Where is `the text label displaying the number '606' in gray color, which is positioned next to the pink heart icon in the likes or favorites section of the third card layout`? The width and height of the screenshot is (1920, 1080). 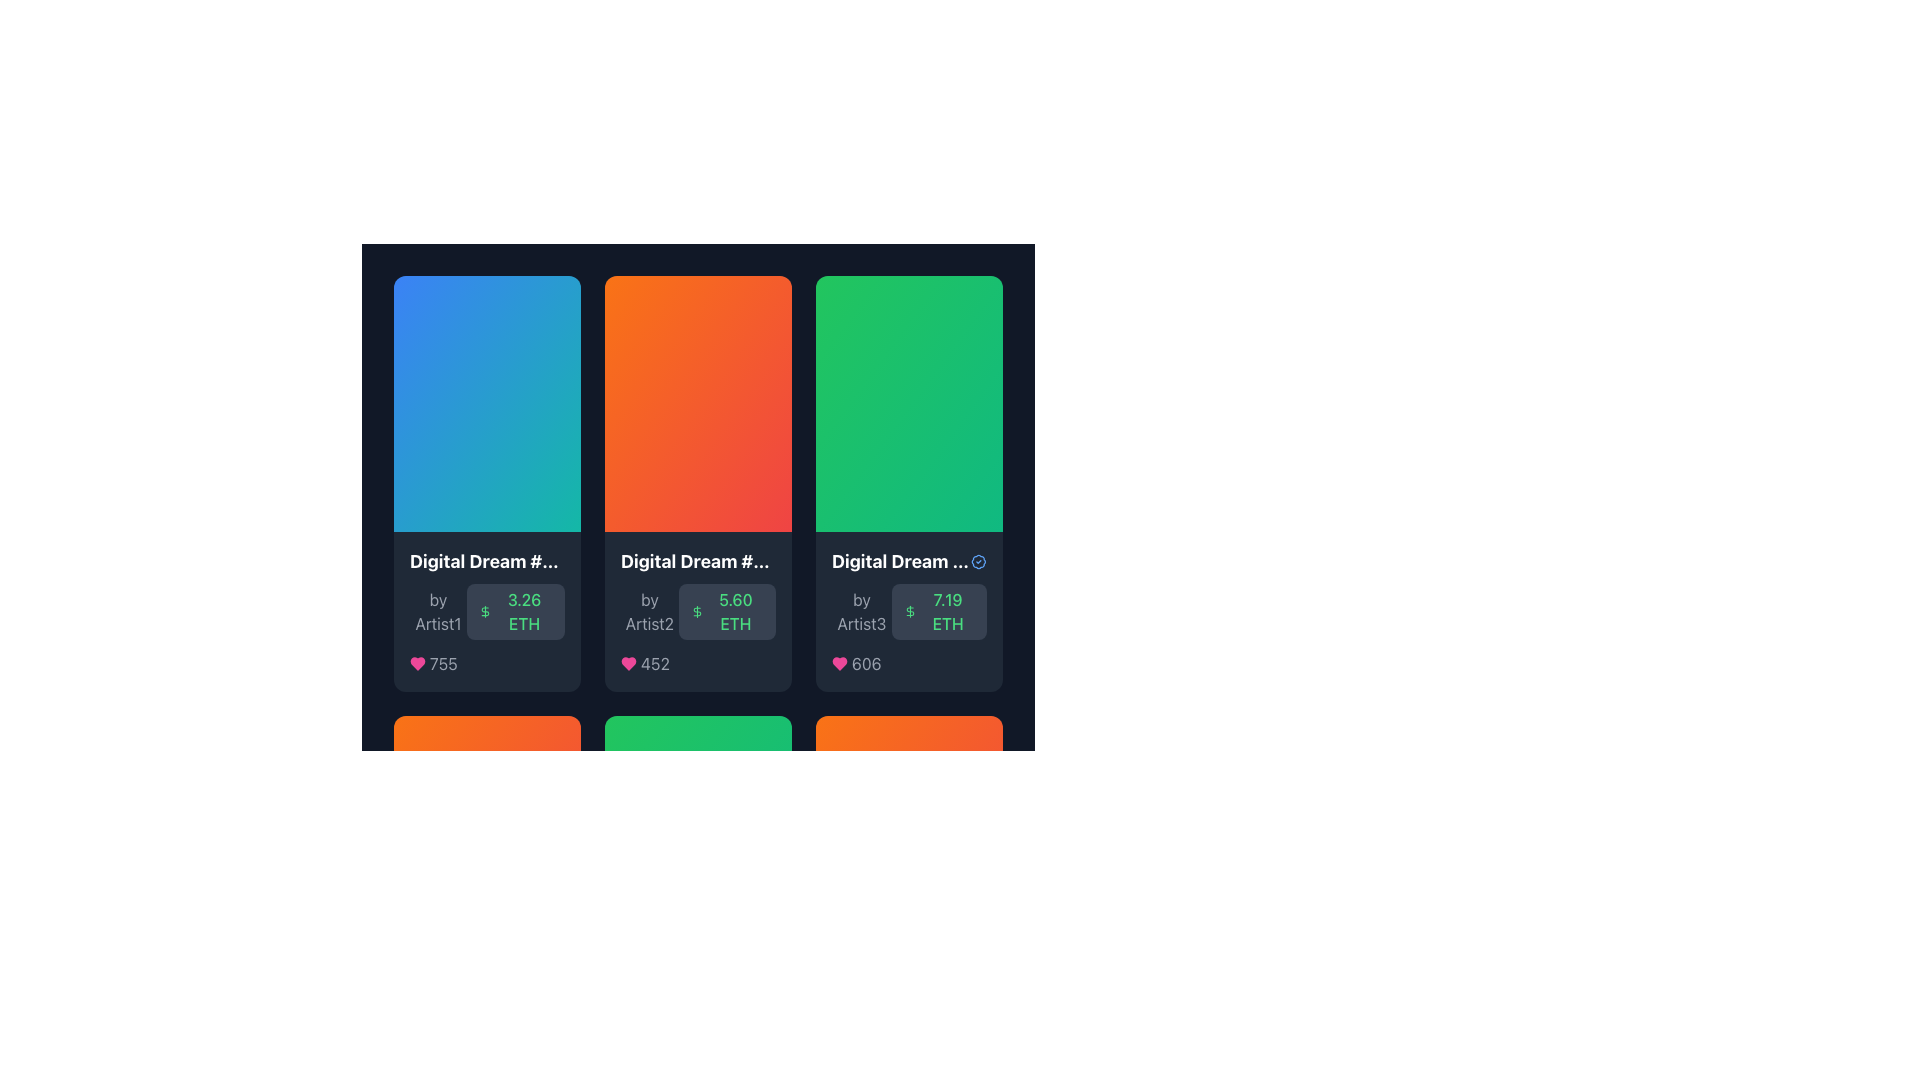 the text label displaying the number '606' in gray color, which is positioned next to the pink heart icon in the likes or favorites section of the third card layout is located at coordinates (866, 663).